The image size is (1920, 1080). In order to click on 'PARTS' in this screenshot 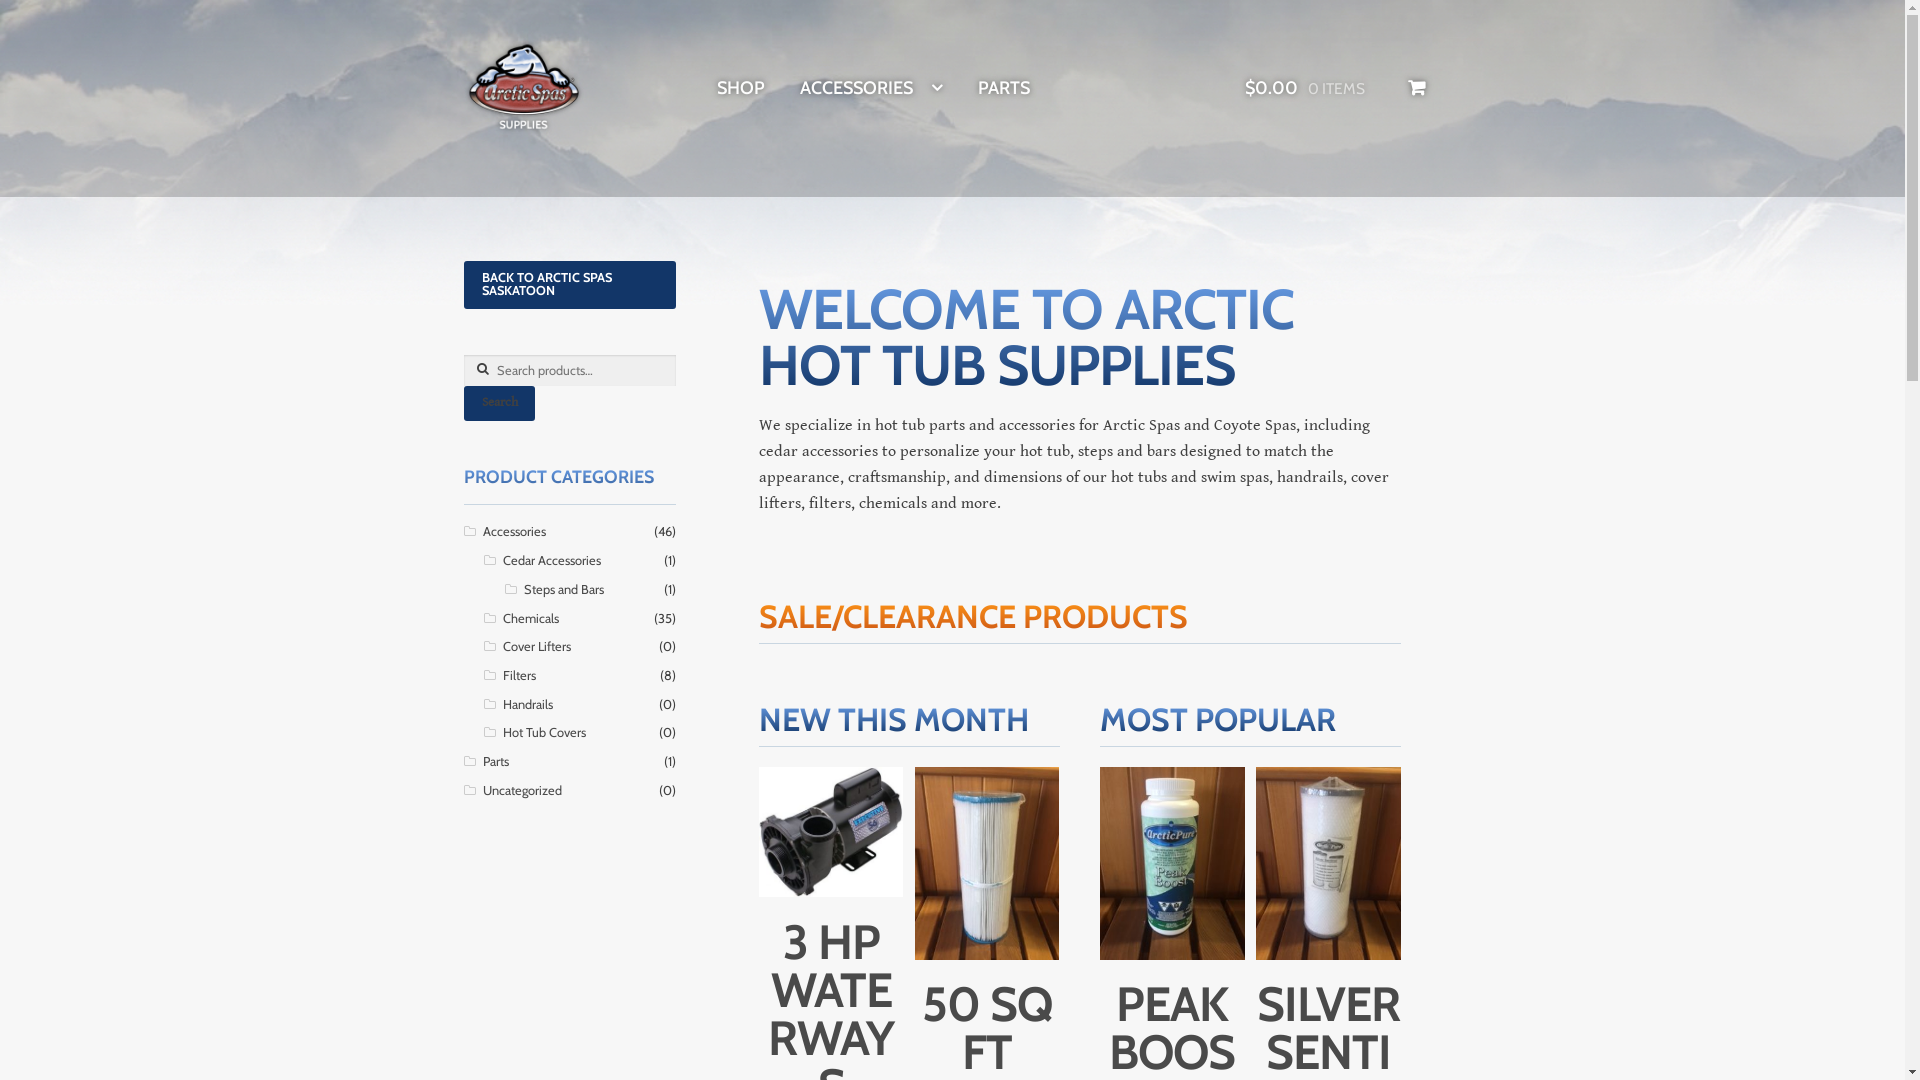, I will do `click(978, 87)`.